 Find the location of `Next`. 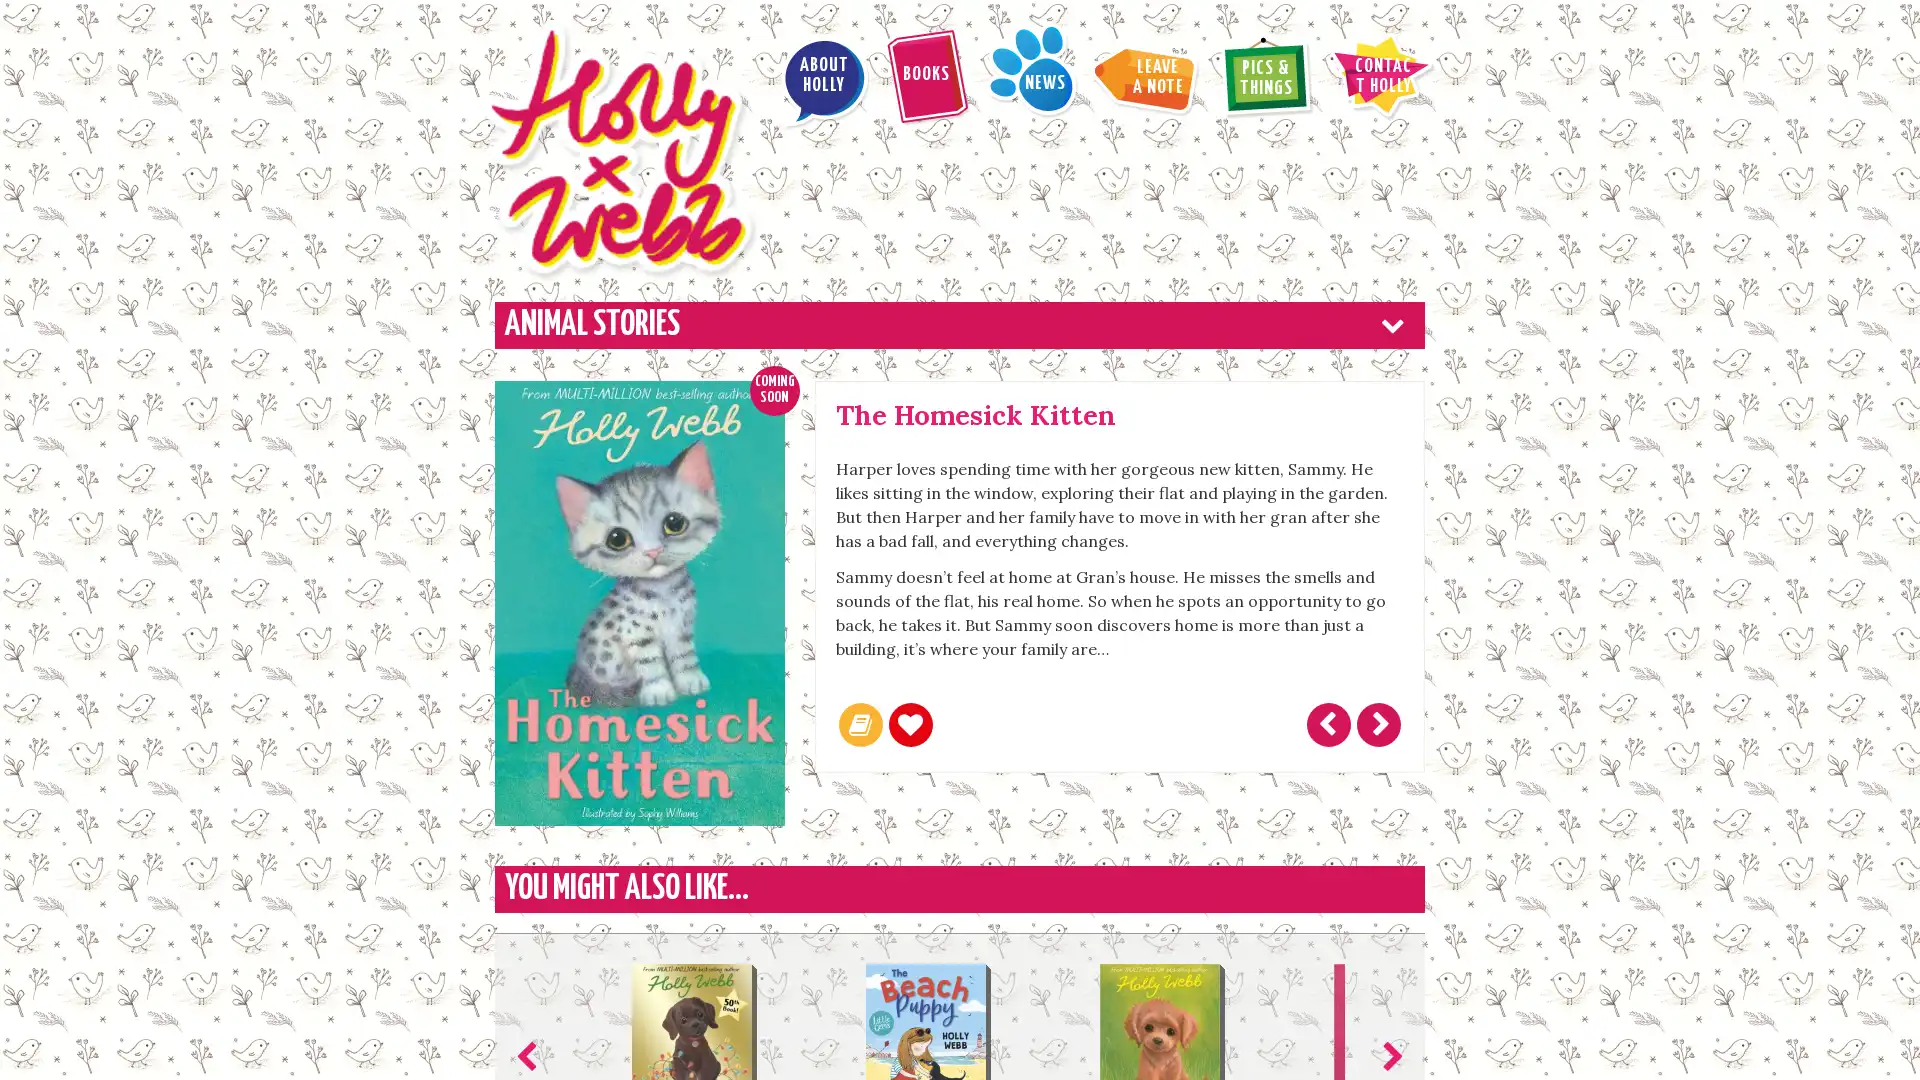

Next is located at coordinates (1387, 906).